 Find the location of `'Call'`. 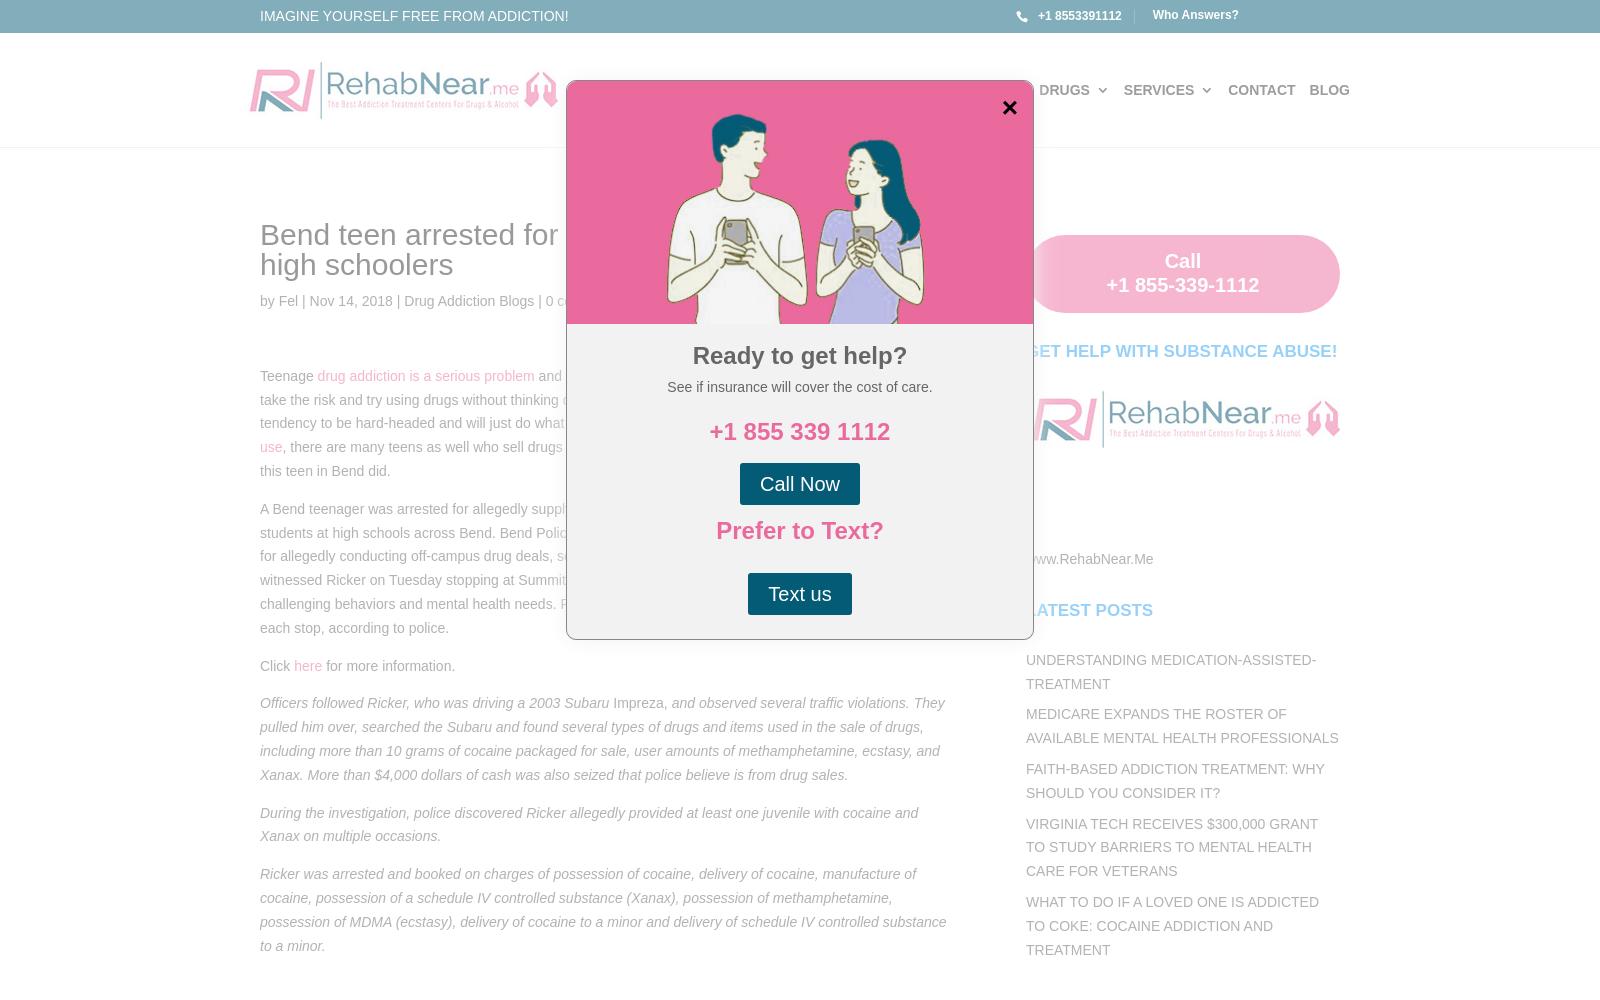

'Call' is located at coordinates (1182, 261).